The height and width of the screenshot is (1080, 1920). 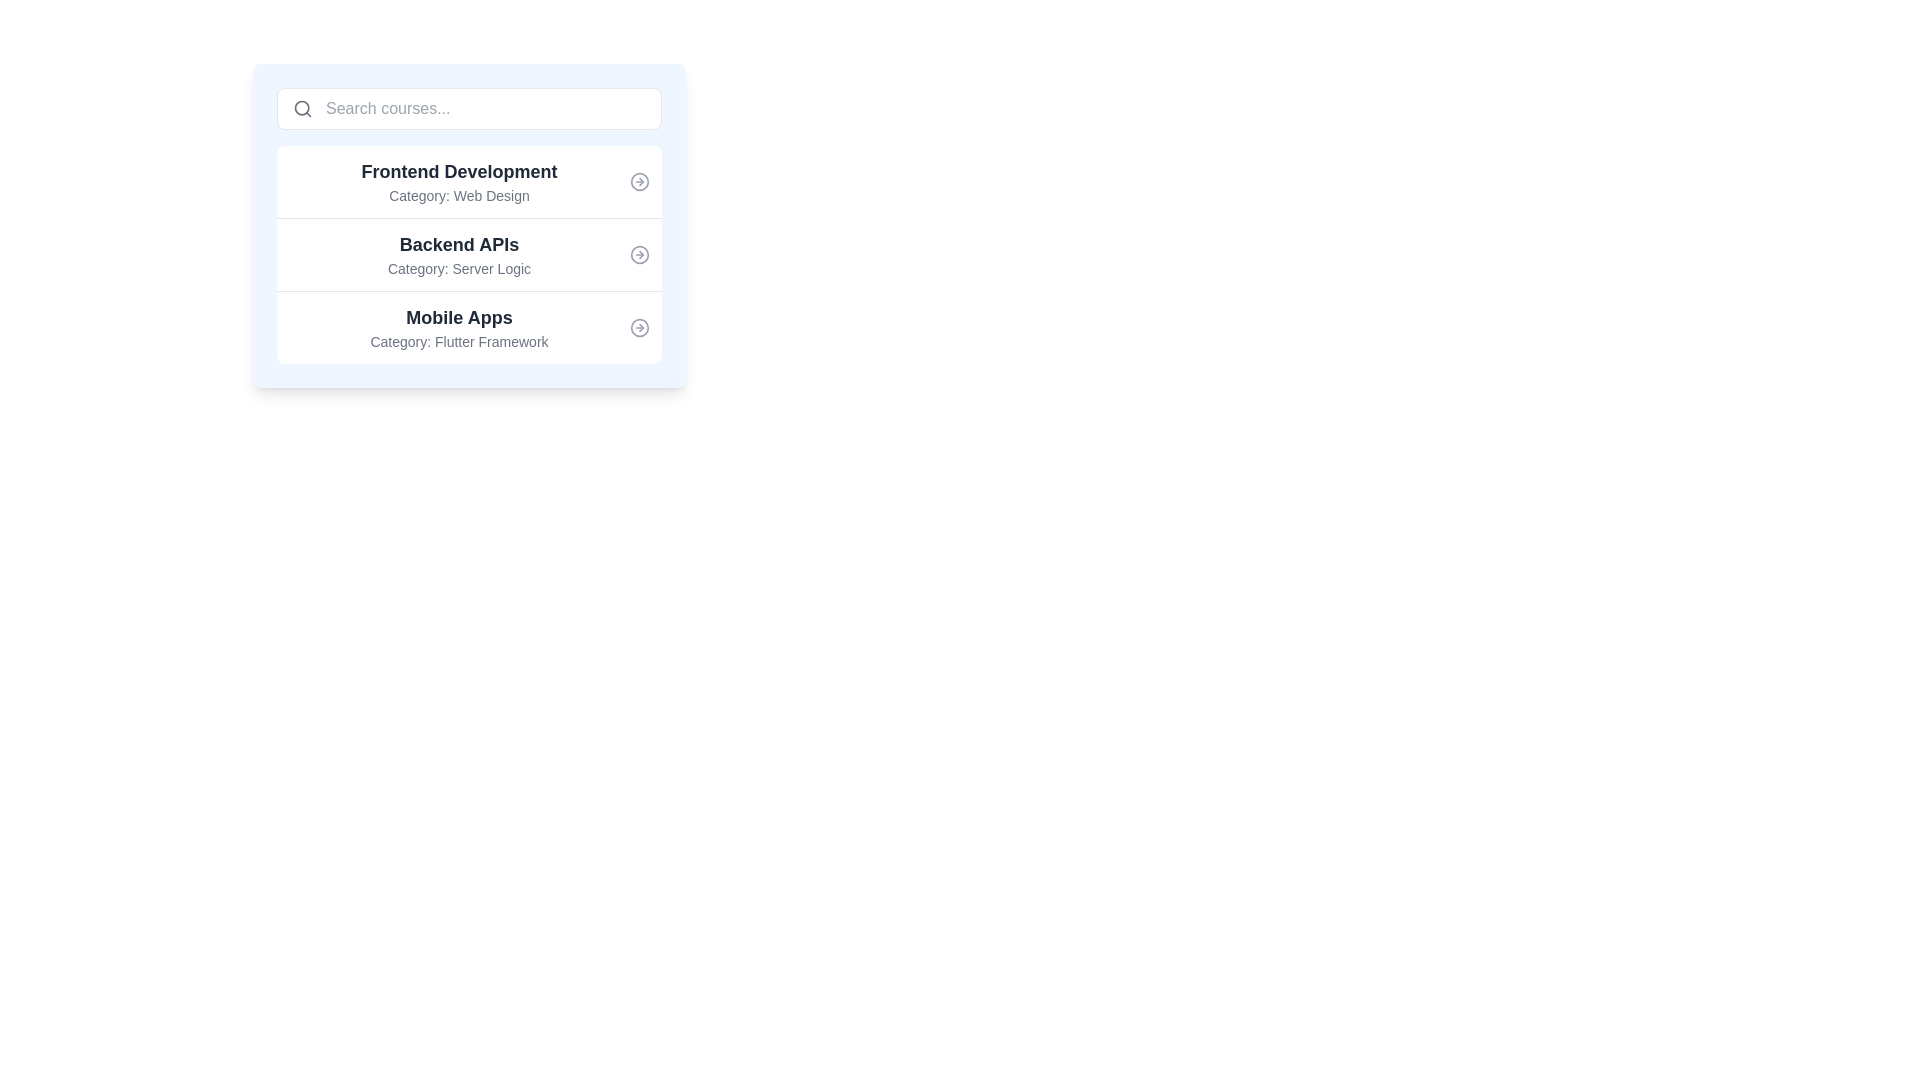 What do you see at coordinates (458, 326) in the screenshot?
I see `on the 'Mobile Apps' selectable list item, which is the third item in a vertical list` at bounding box center [458, 326].